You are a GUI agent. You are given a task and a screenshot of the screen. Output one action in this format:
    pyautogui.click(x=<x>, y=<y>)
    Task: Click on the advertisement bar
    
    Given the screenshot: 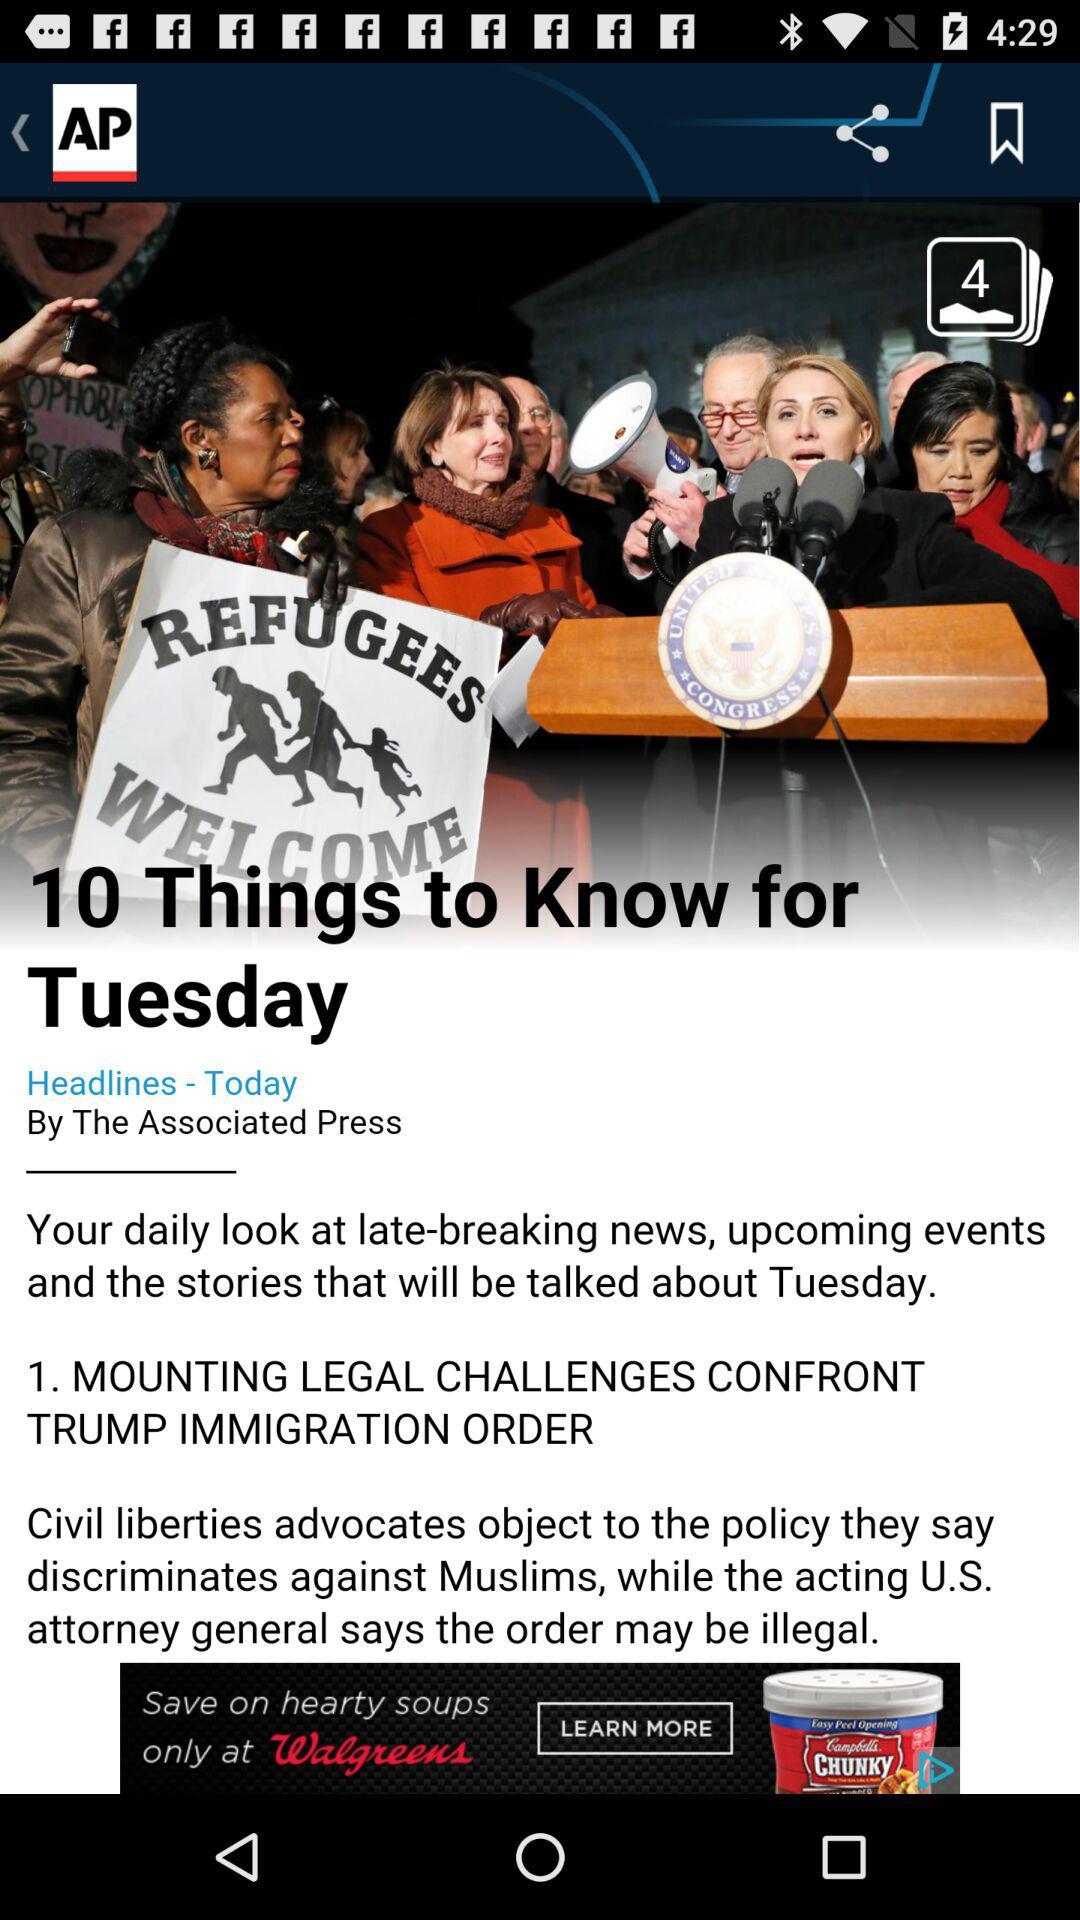 What is the action you would take?
    pyautogui.click(x=540, y=1727)
    